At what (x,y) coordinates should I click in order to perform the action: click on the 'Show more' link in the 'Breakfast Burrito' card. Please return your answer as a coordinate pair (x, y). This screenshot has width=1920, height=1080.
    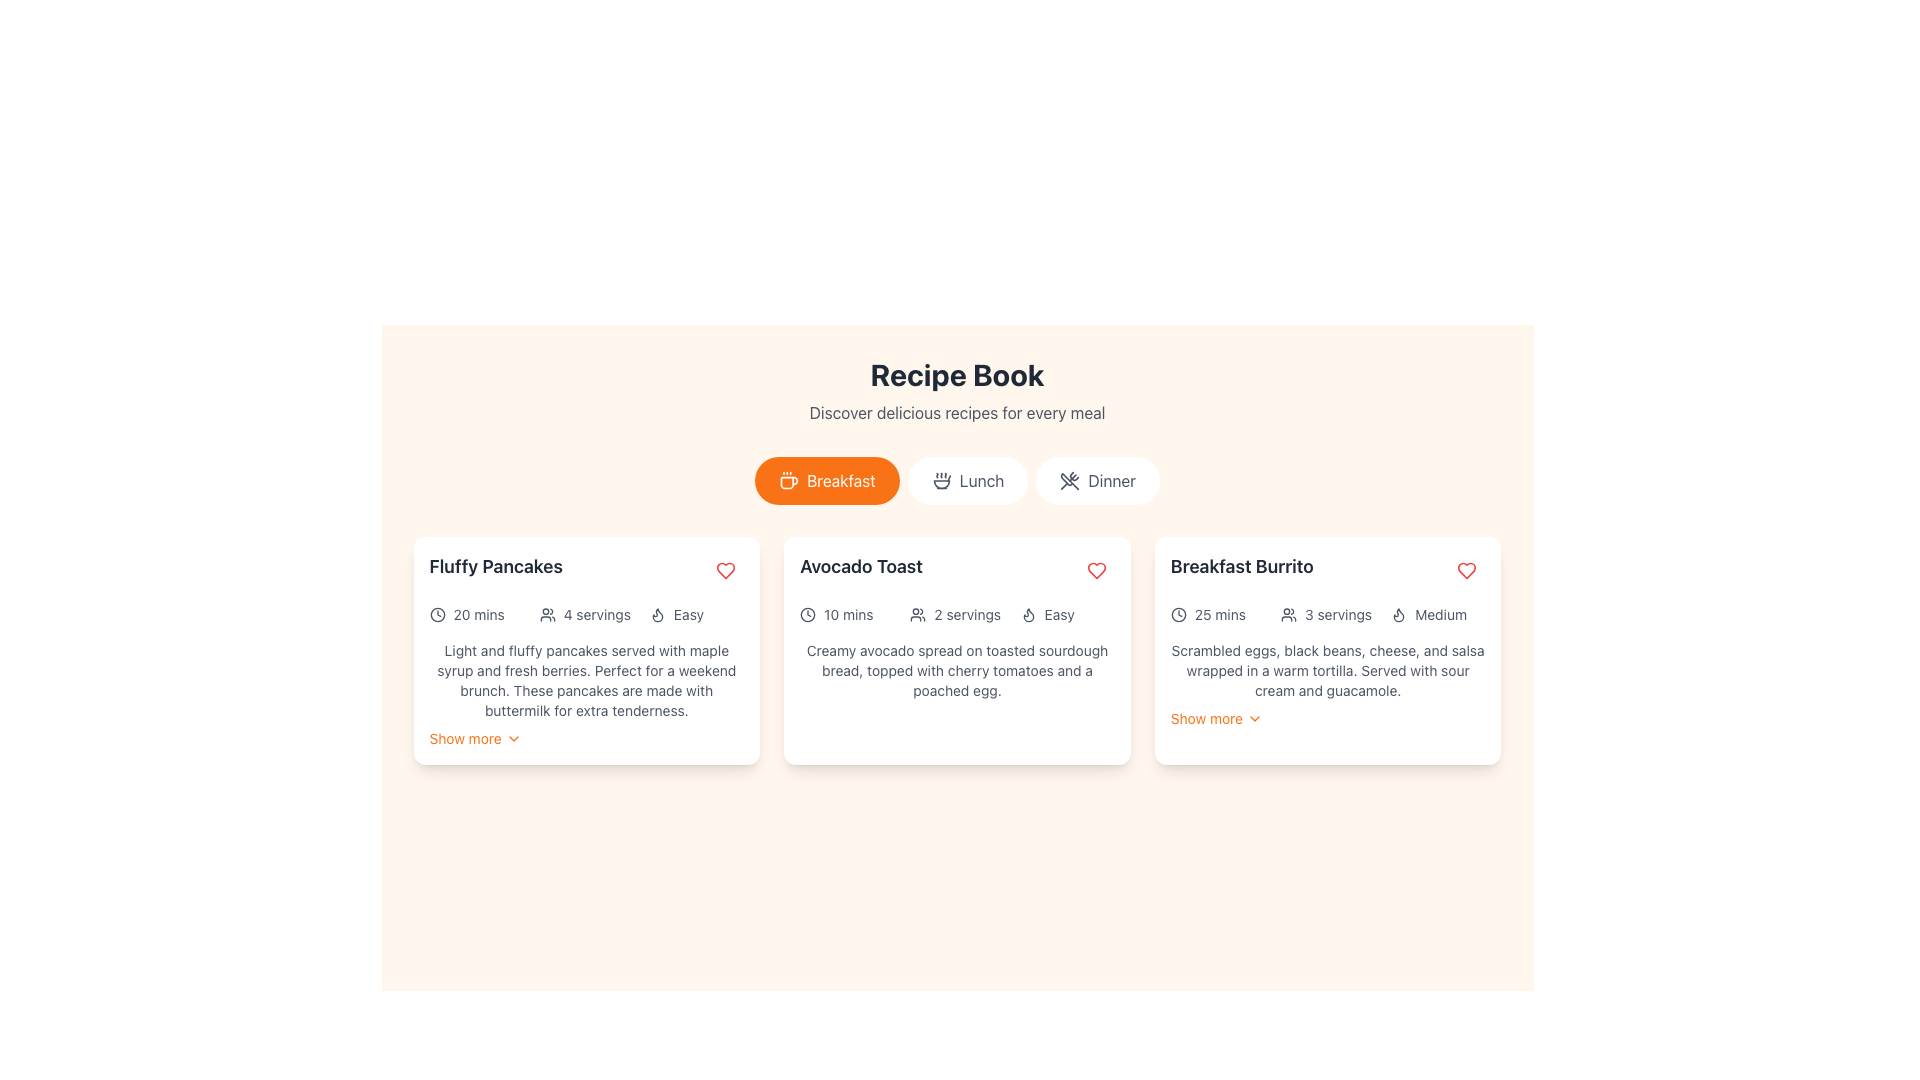
    Looking at the image, I should click on (1328, 684).